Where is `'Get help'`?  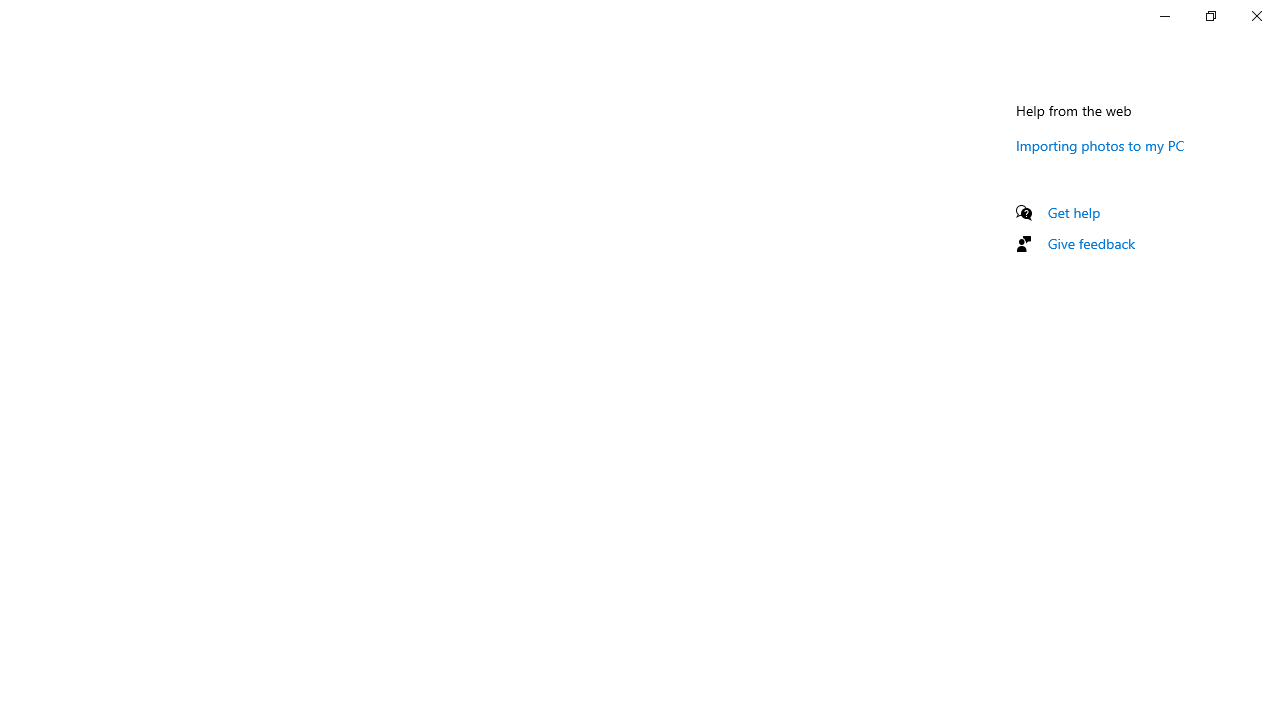 'Get help' is located at coordinates (1073, 212).